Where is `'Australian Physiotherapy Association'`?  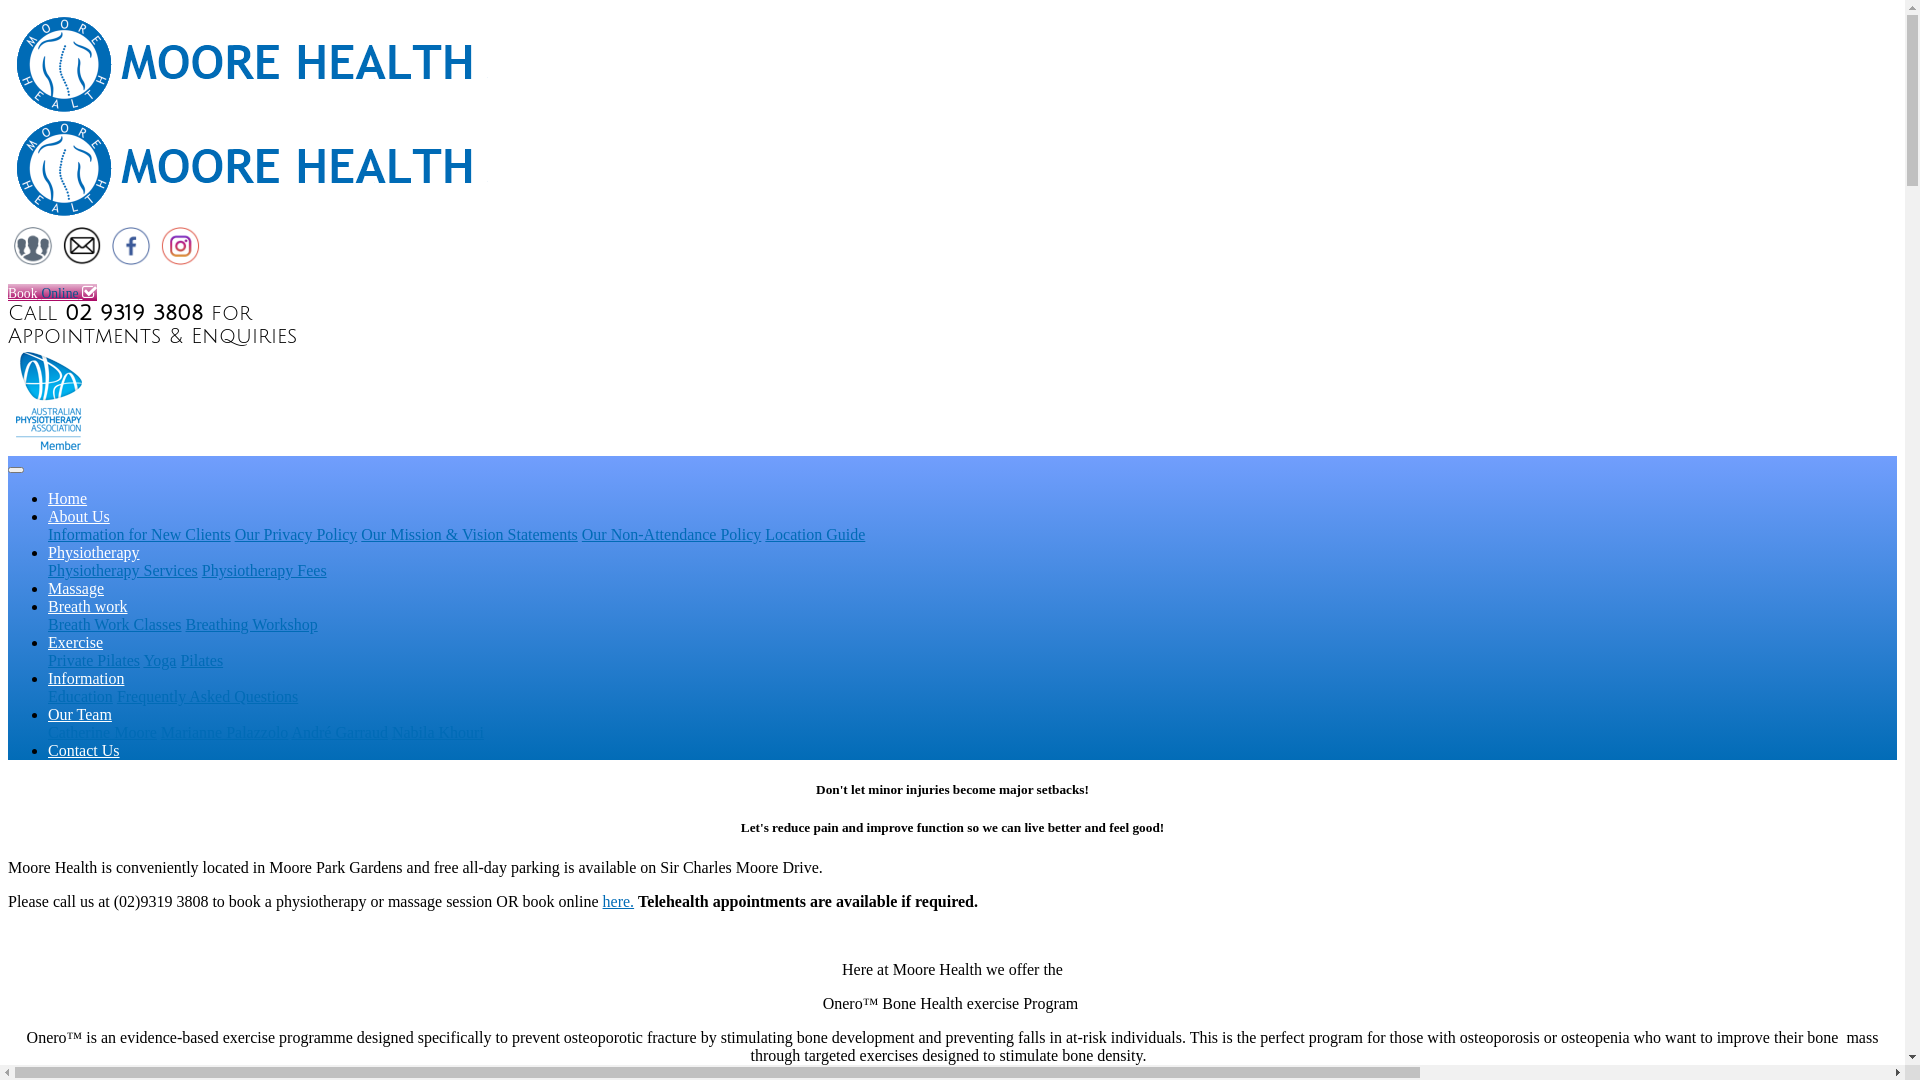 'Australian Physiotherapy Association' is located at coordinates (51, 445).